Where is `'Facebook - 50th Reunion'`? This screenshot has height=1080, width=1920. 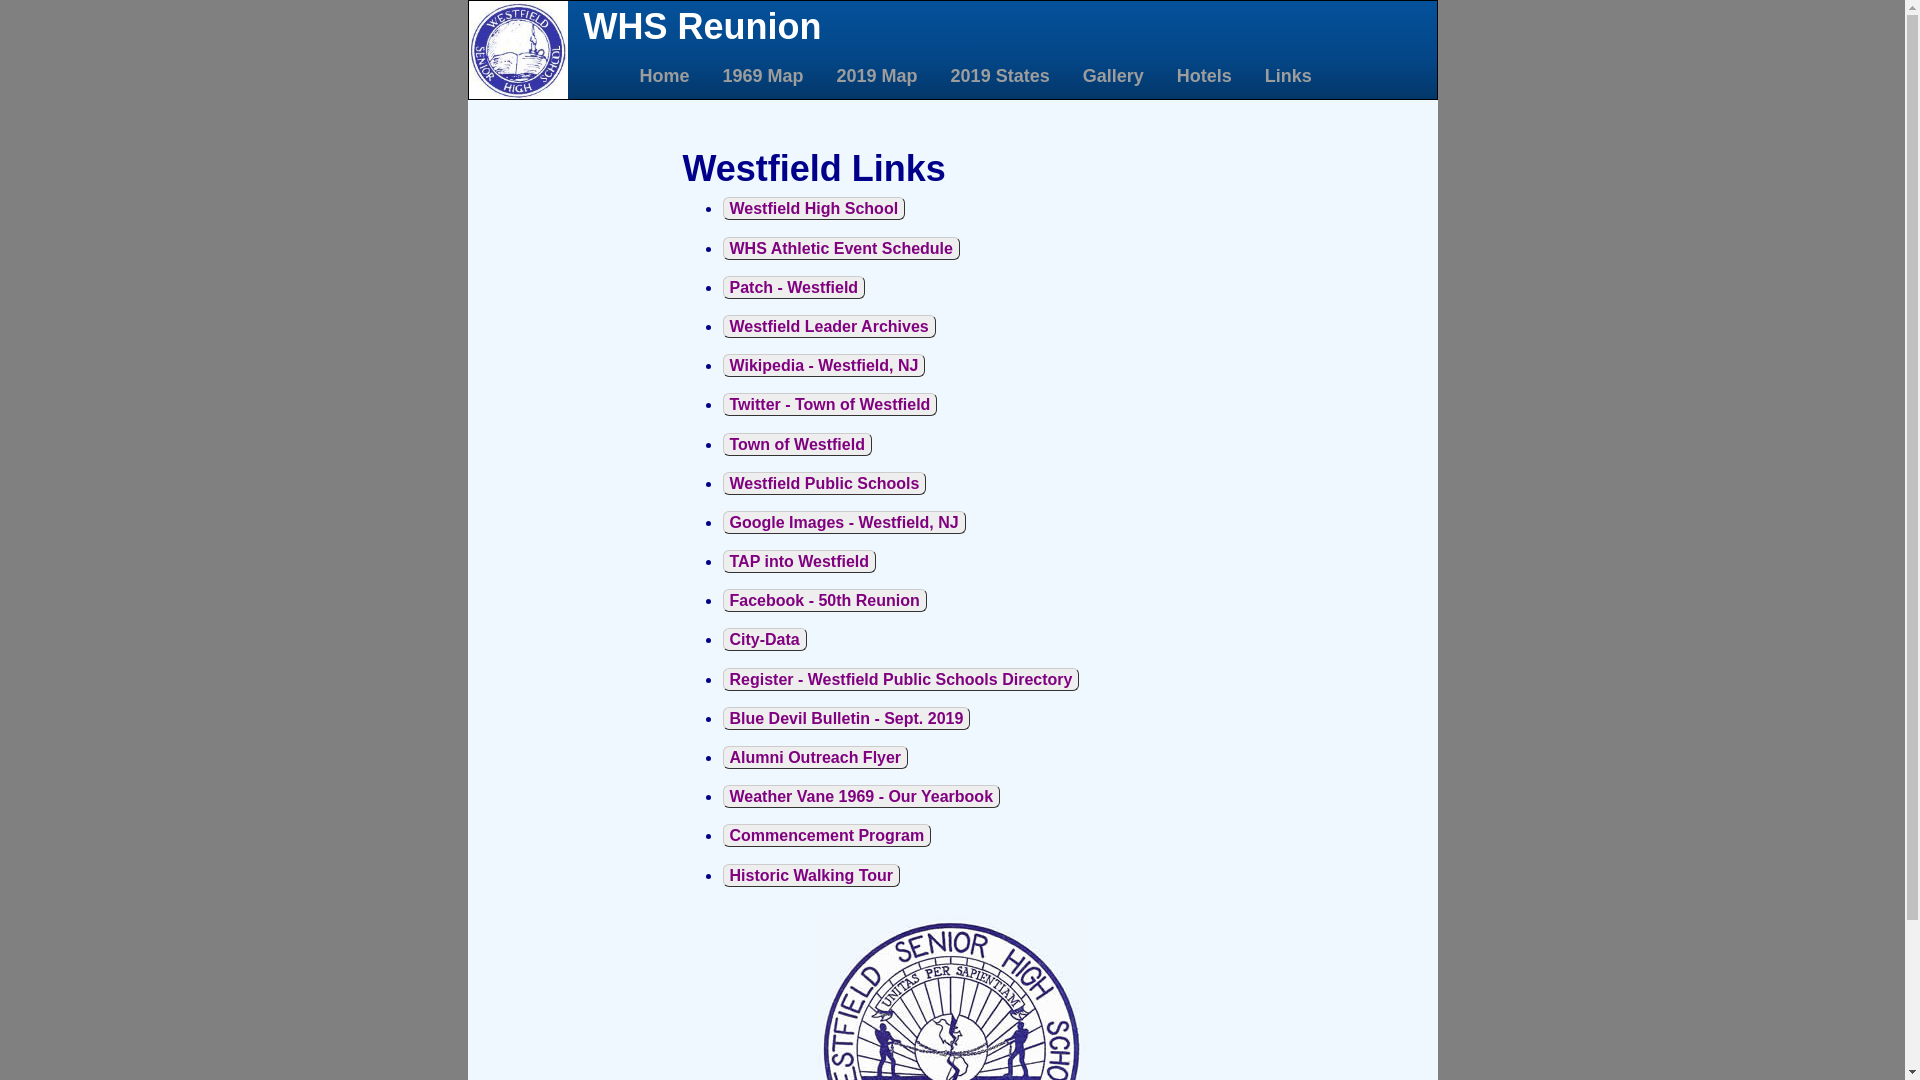
'Facebook - 50th Reunion' is located at coordinates (824, 599).